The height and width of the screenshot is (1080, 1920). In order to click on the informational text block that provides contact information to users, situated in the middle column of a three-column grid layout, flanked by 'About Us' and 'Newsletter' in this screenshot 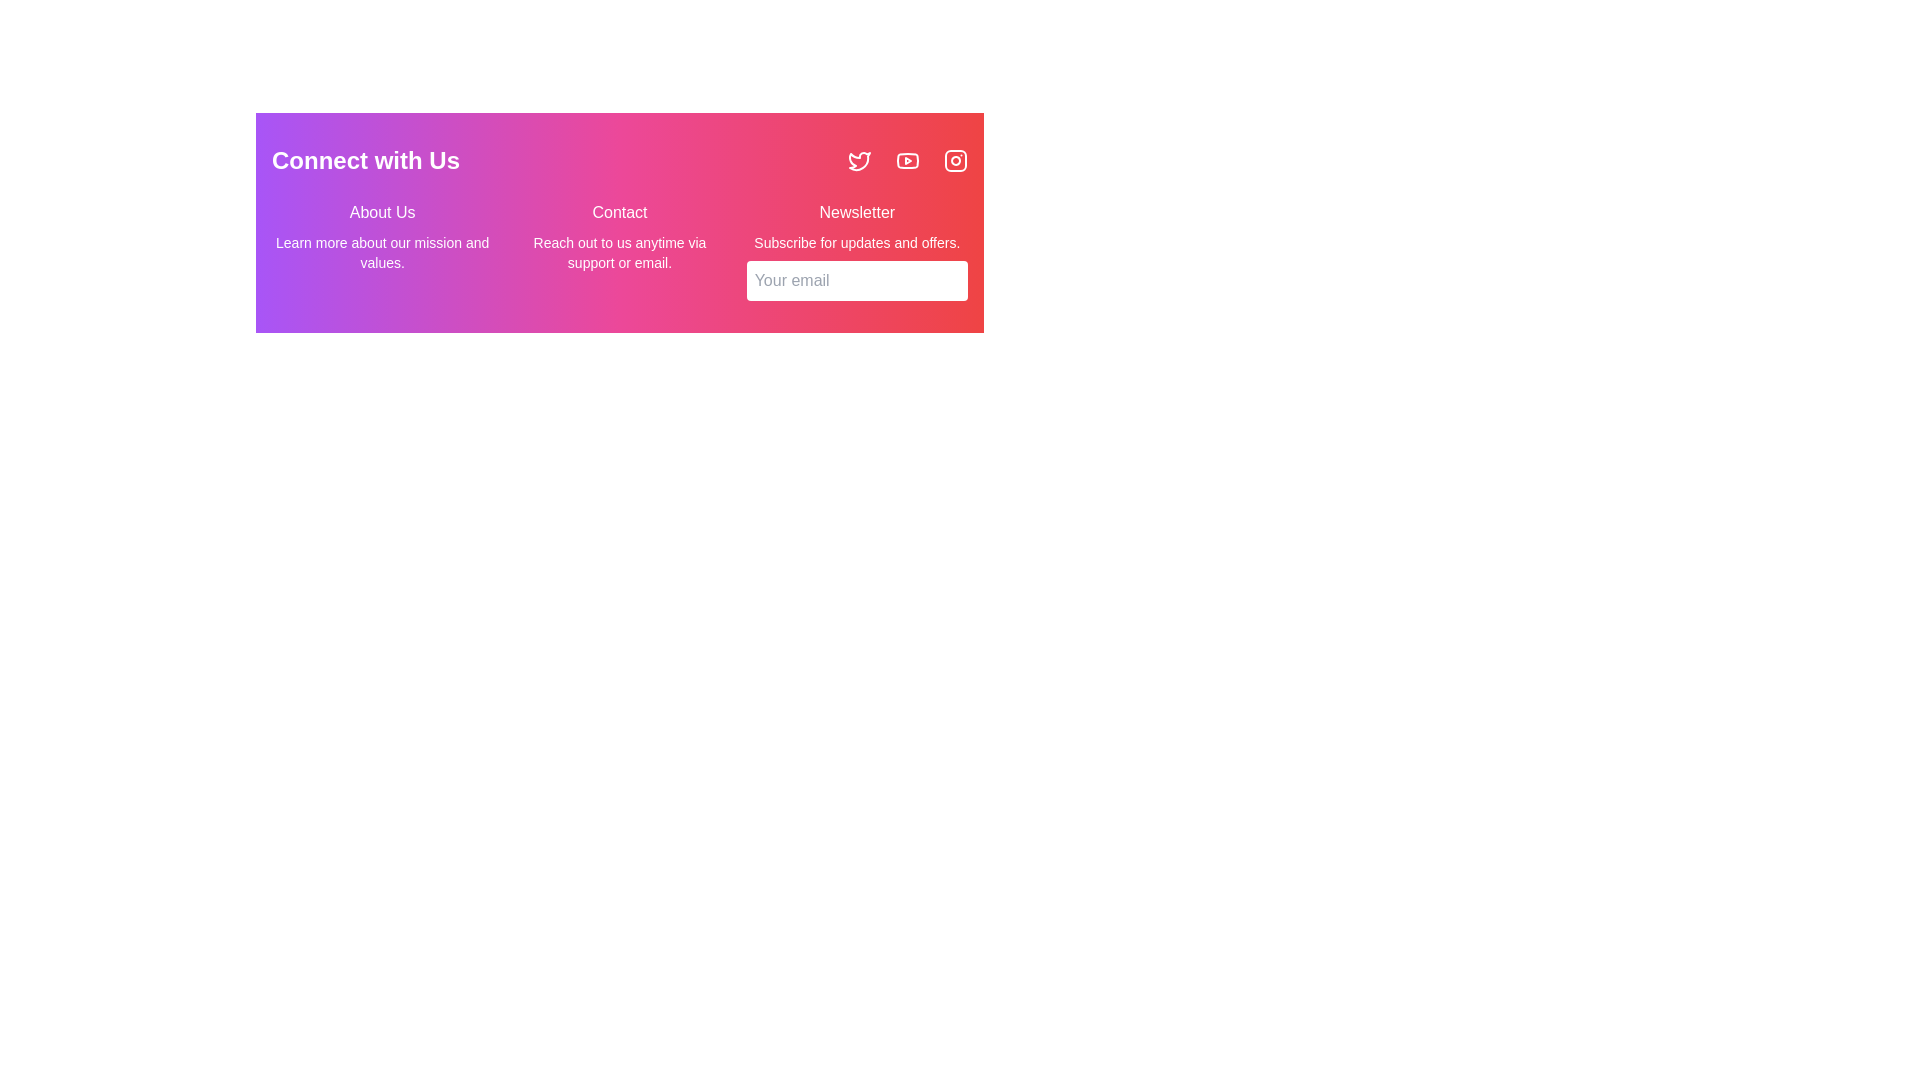, I will do `click(618, 249)`.